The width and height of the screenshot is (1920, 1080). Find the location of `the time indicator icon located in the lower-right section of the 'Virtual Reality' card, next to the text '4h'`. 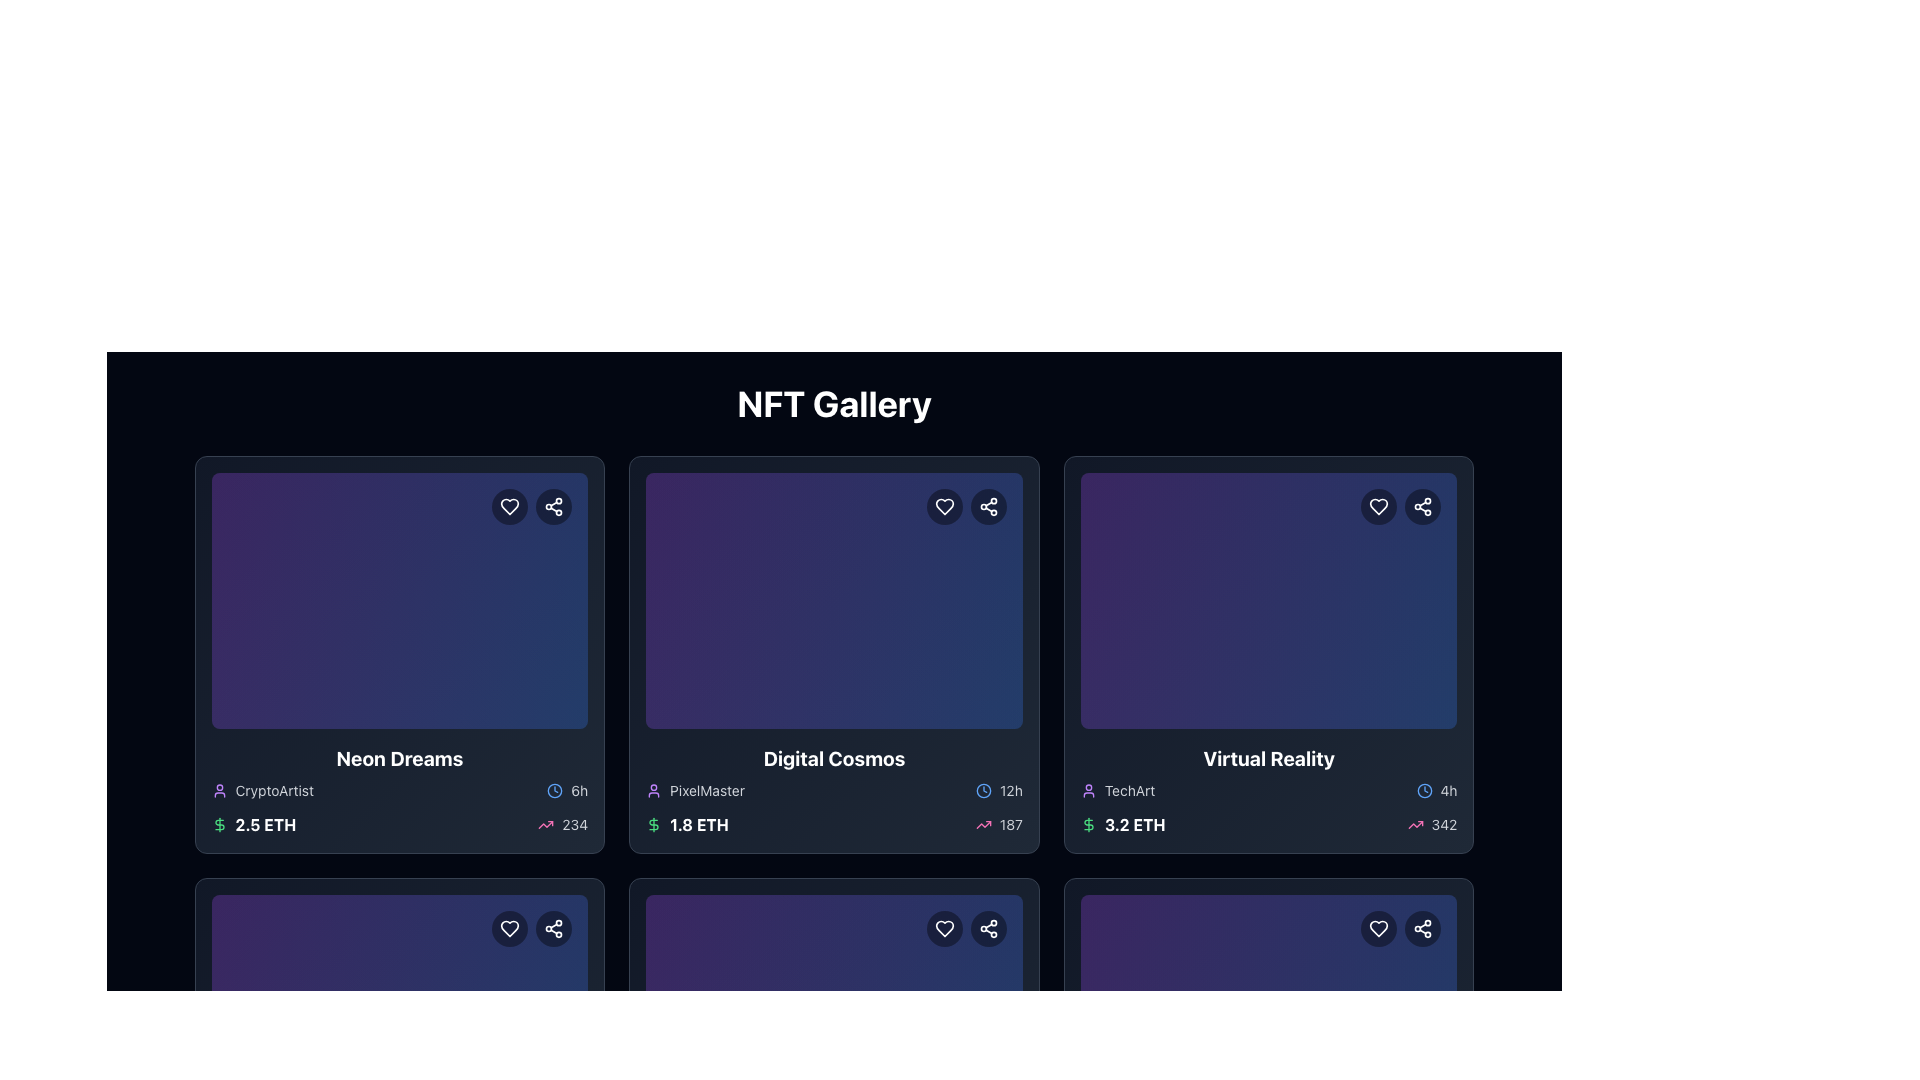

the time indicator icon located in the lower-right section of the 'Virtual Reality' card, next to the text '4h' is located at coordinates (1423, 789).